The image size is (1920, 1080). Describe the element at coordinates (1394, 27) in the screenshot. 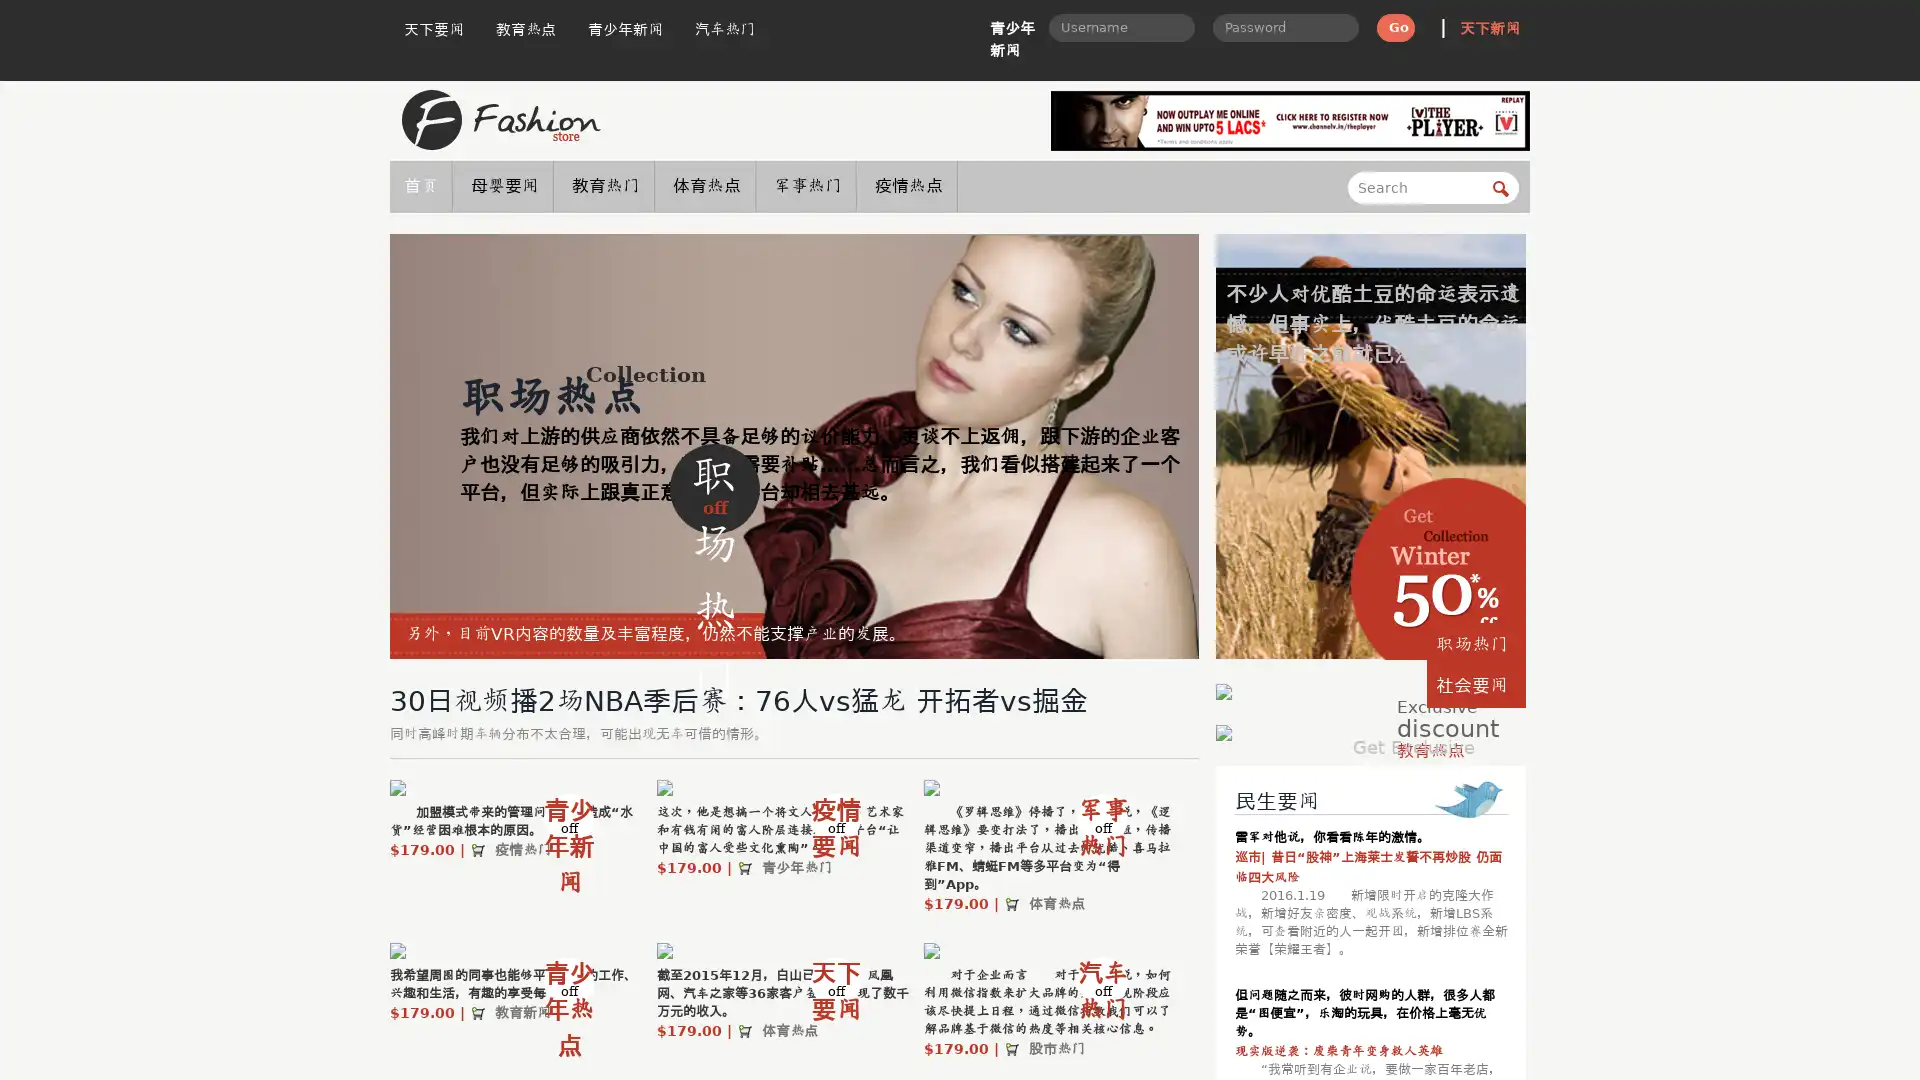

I see `Go` at that location.